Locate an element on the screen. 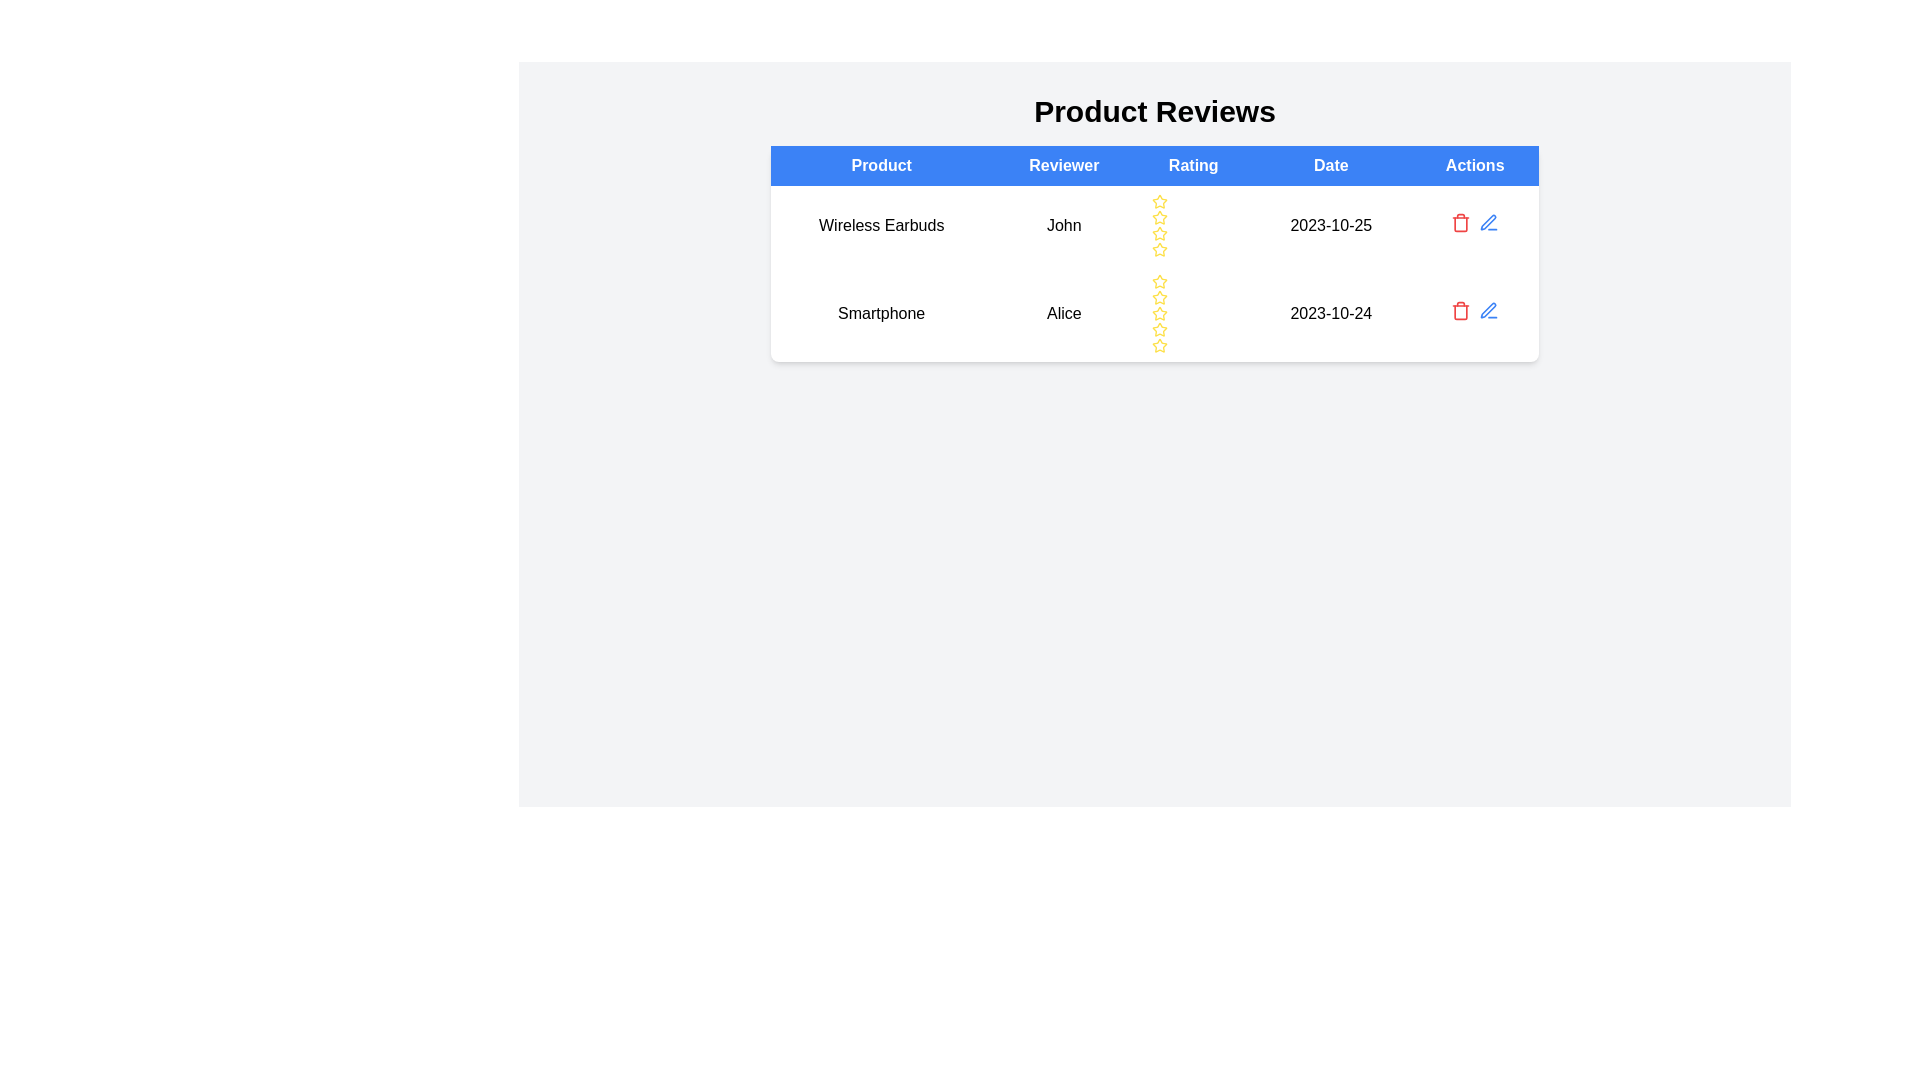 This screenshot has width=1920, height=1080. the fourth rating star icon in the 'Rating' column under the 'Smartphone' product entry to trigger the tooltip is located at coordinates (1160, 328).